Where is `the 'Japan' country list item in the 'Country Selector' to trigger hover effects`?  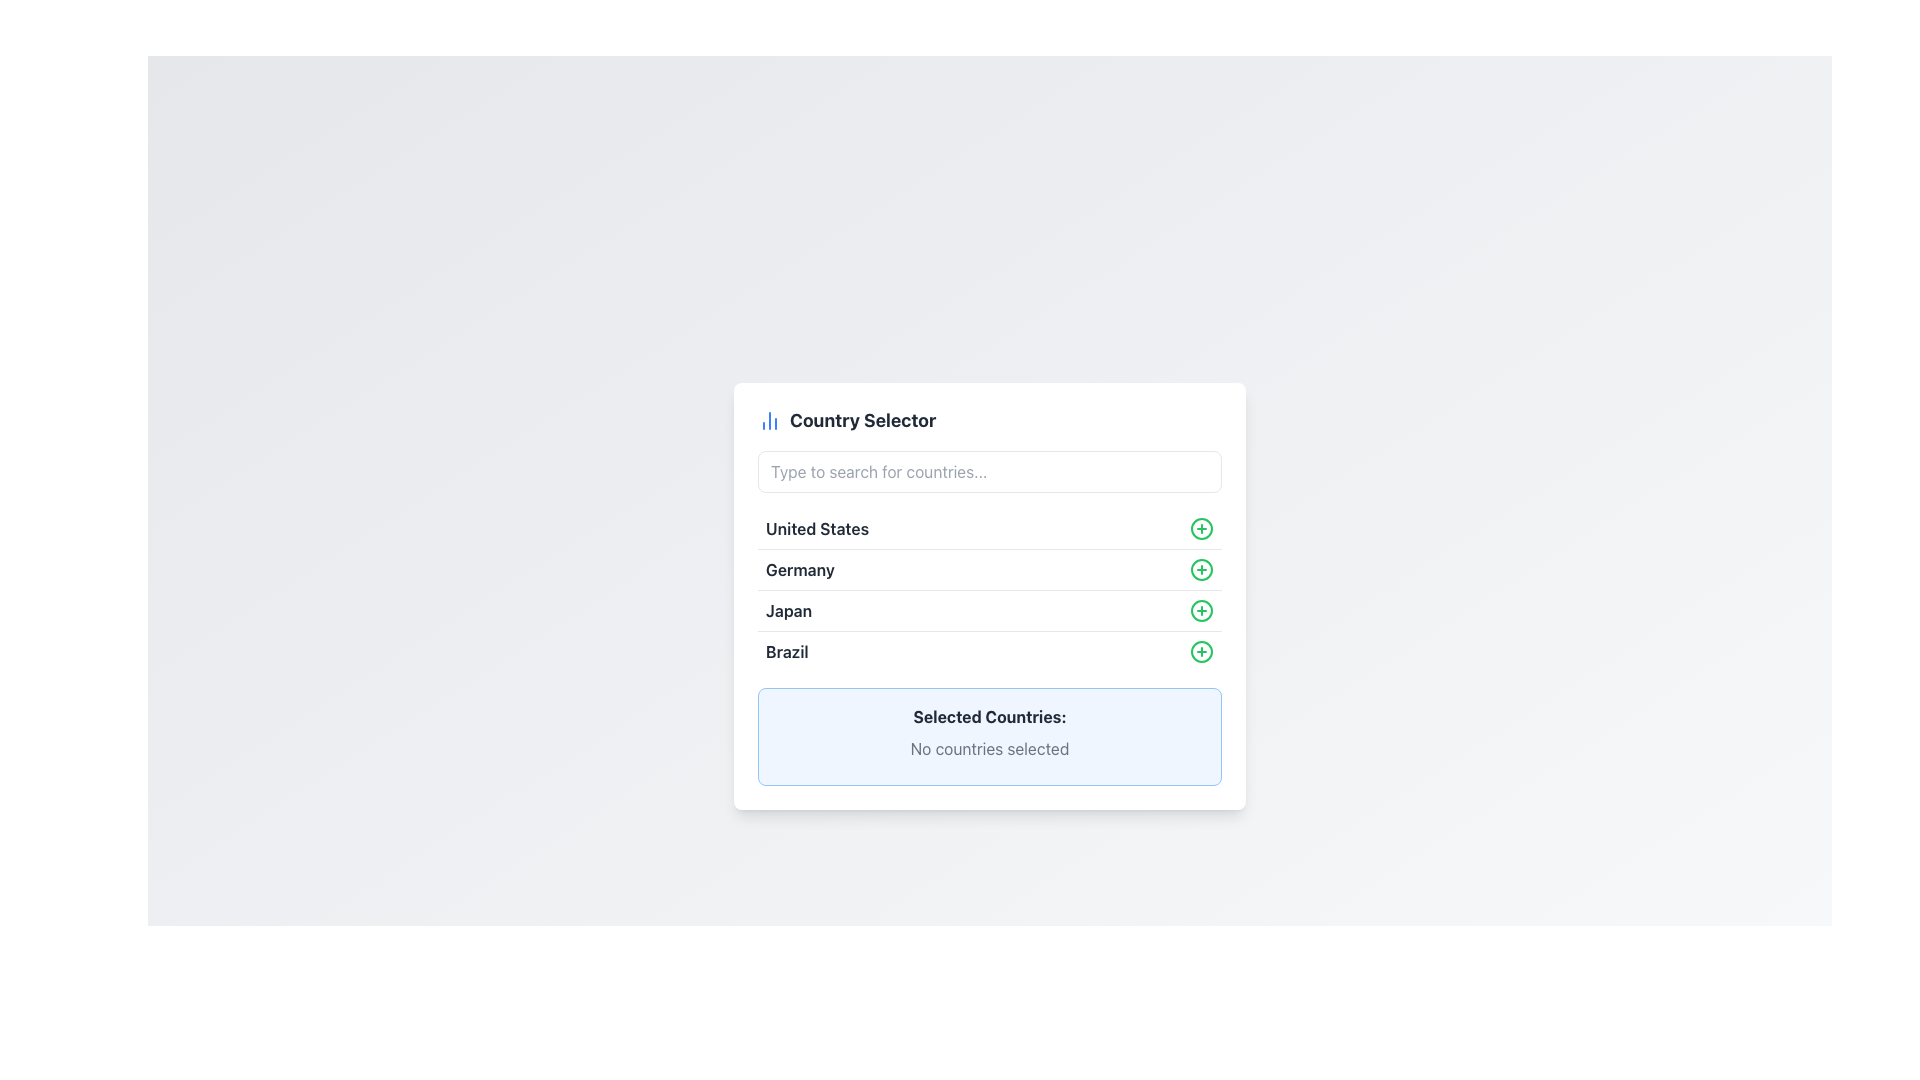 the 'Japan' country list item in the 'Country Selector' to trigger hover effects is located at coordinates (989, 608).